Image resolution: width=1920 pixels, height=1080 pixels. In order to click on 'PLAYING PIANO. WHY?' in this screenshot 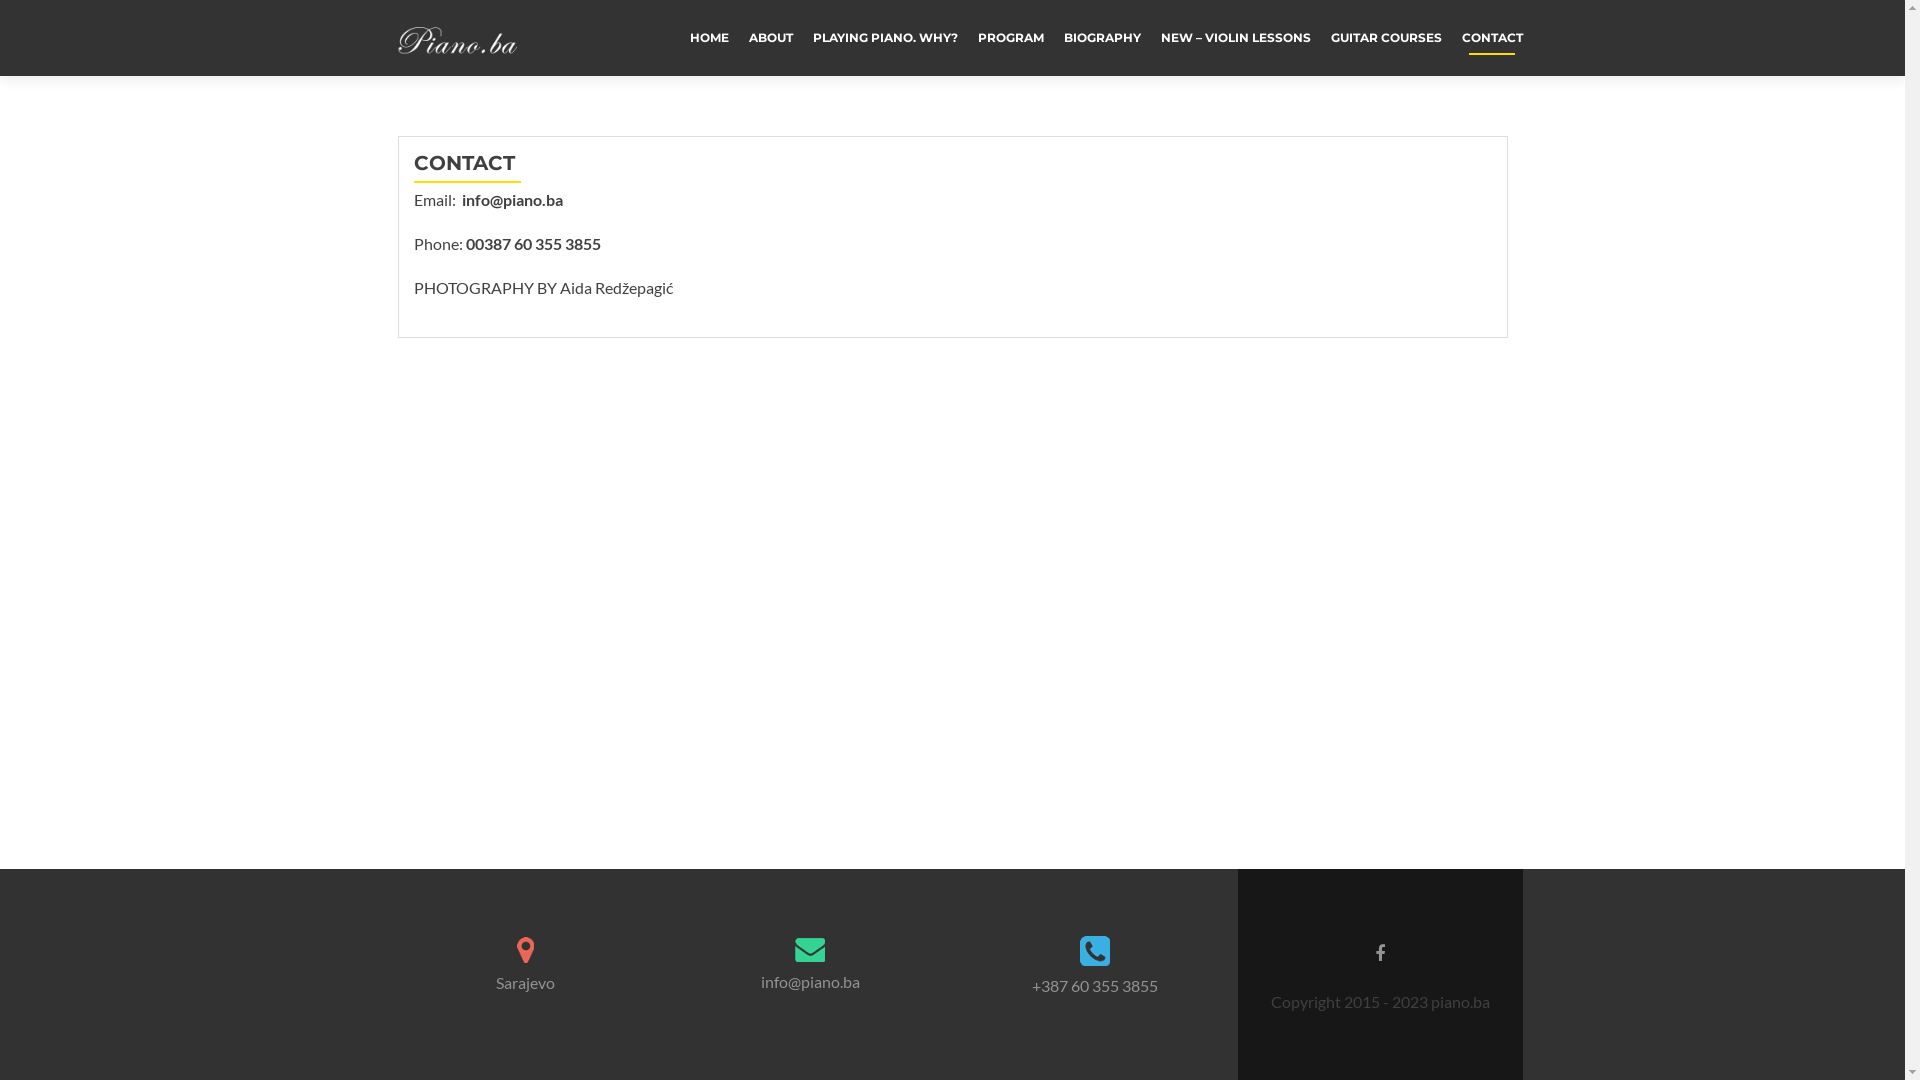, I will do `click(883, 37)`.